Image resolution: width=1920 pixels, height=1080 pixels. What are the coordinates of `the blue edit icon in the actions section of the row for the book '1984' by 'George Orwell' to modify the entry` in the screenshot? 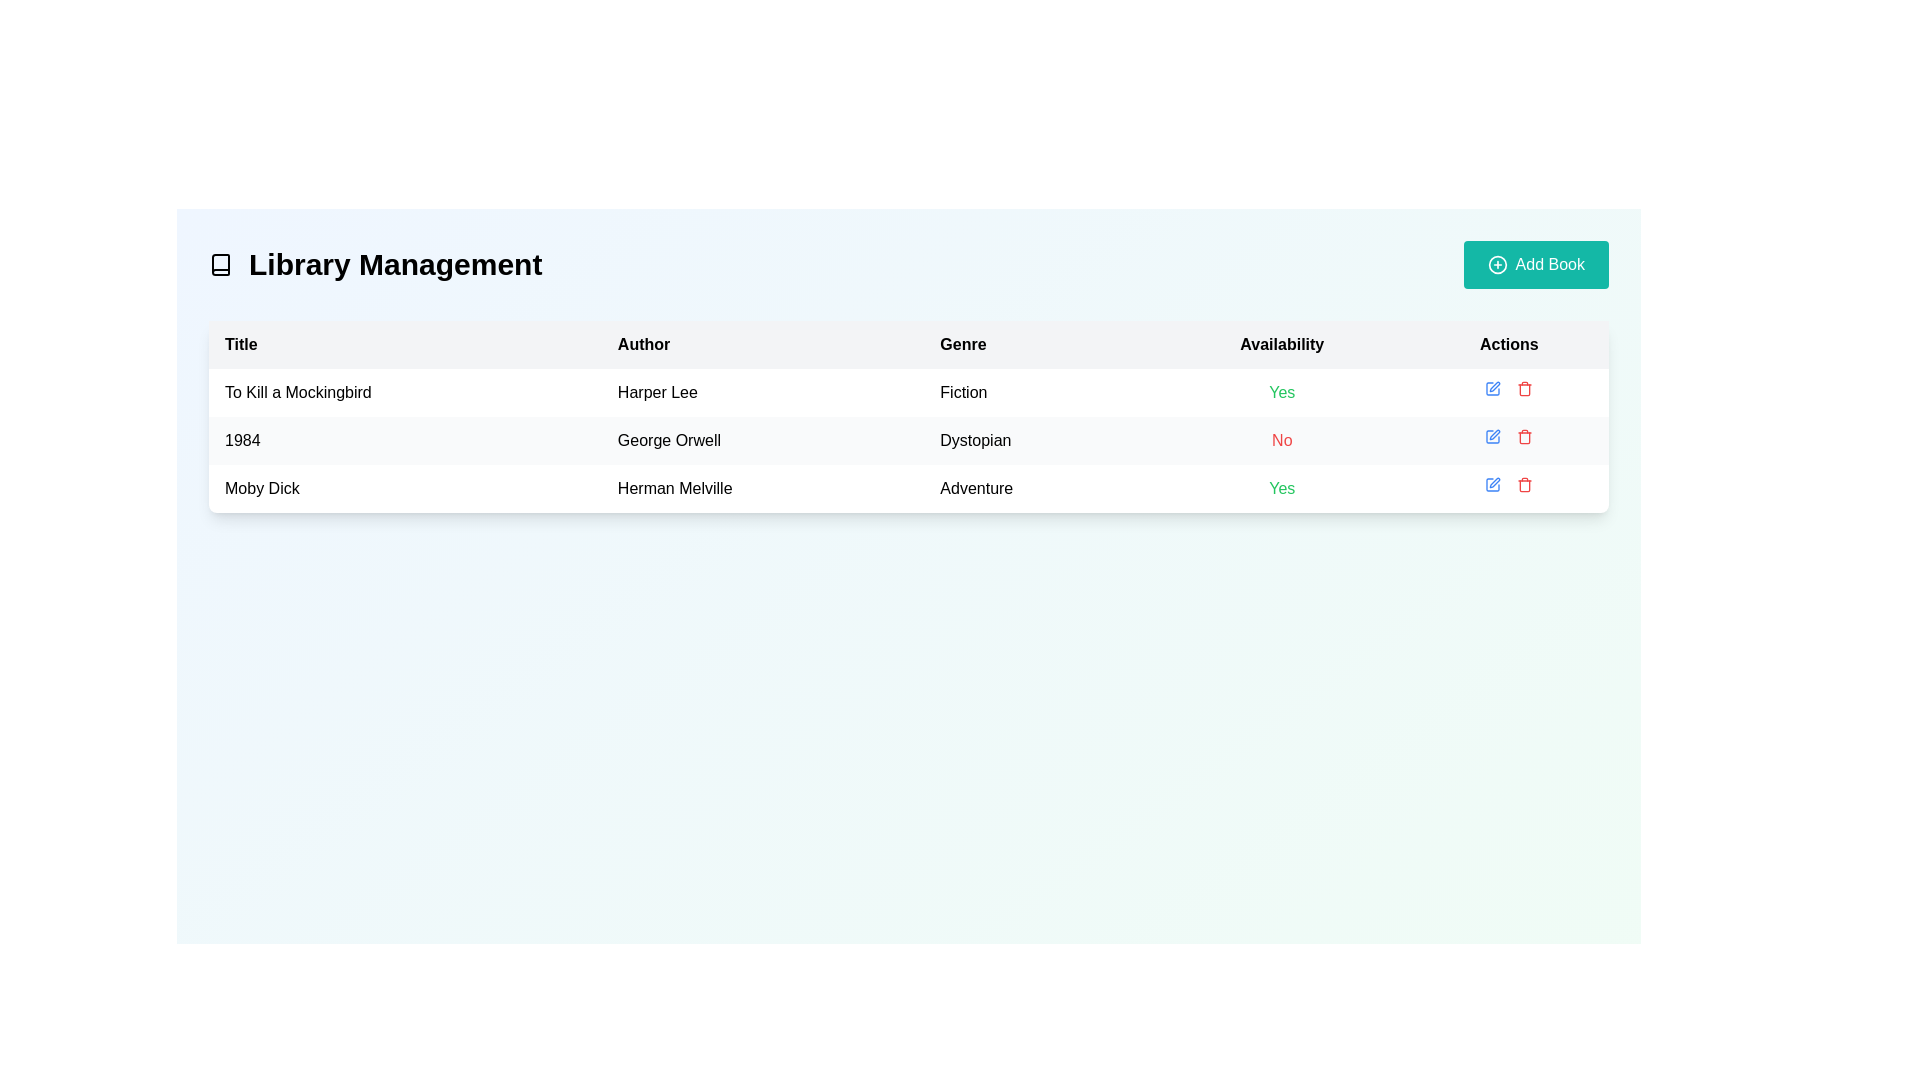 It's located at (1508, 435).